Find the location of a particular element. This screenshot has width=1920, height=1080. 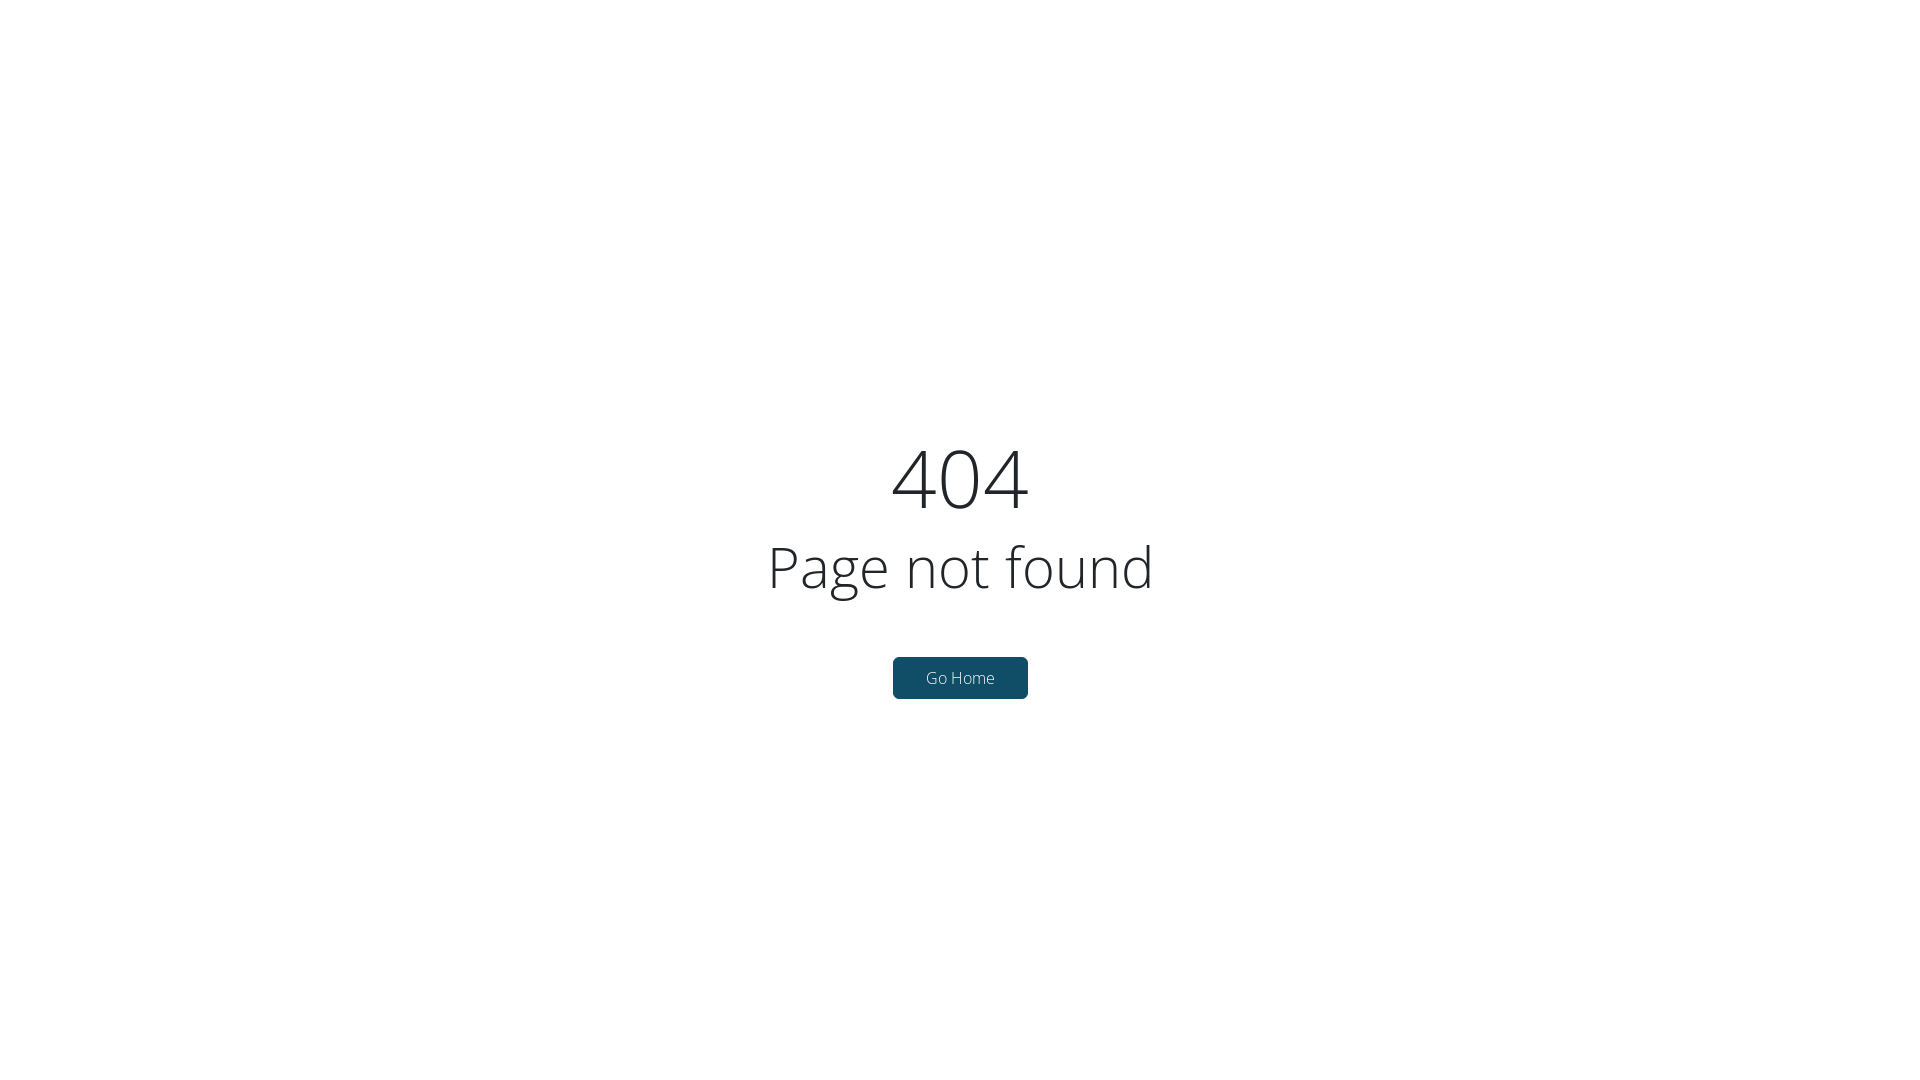

'Go Home' is located at coordinates (958, 677).